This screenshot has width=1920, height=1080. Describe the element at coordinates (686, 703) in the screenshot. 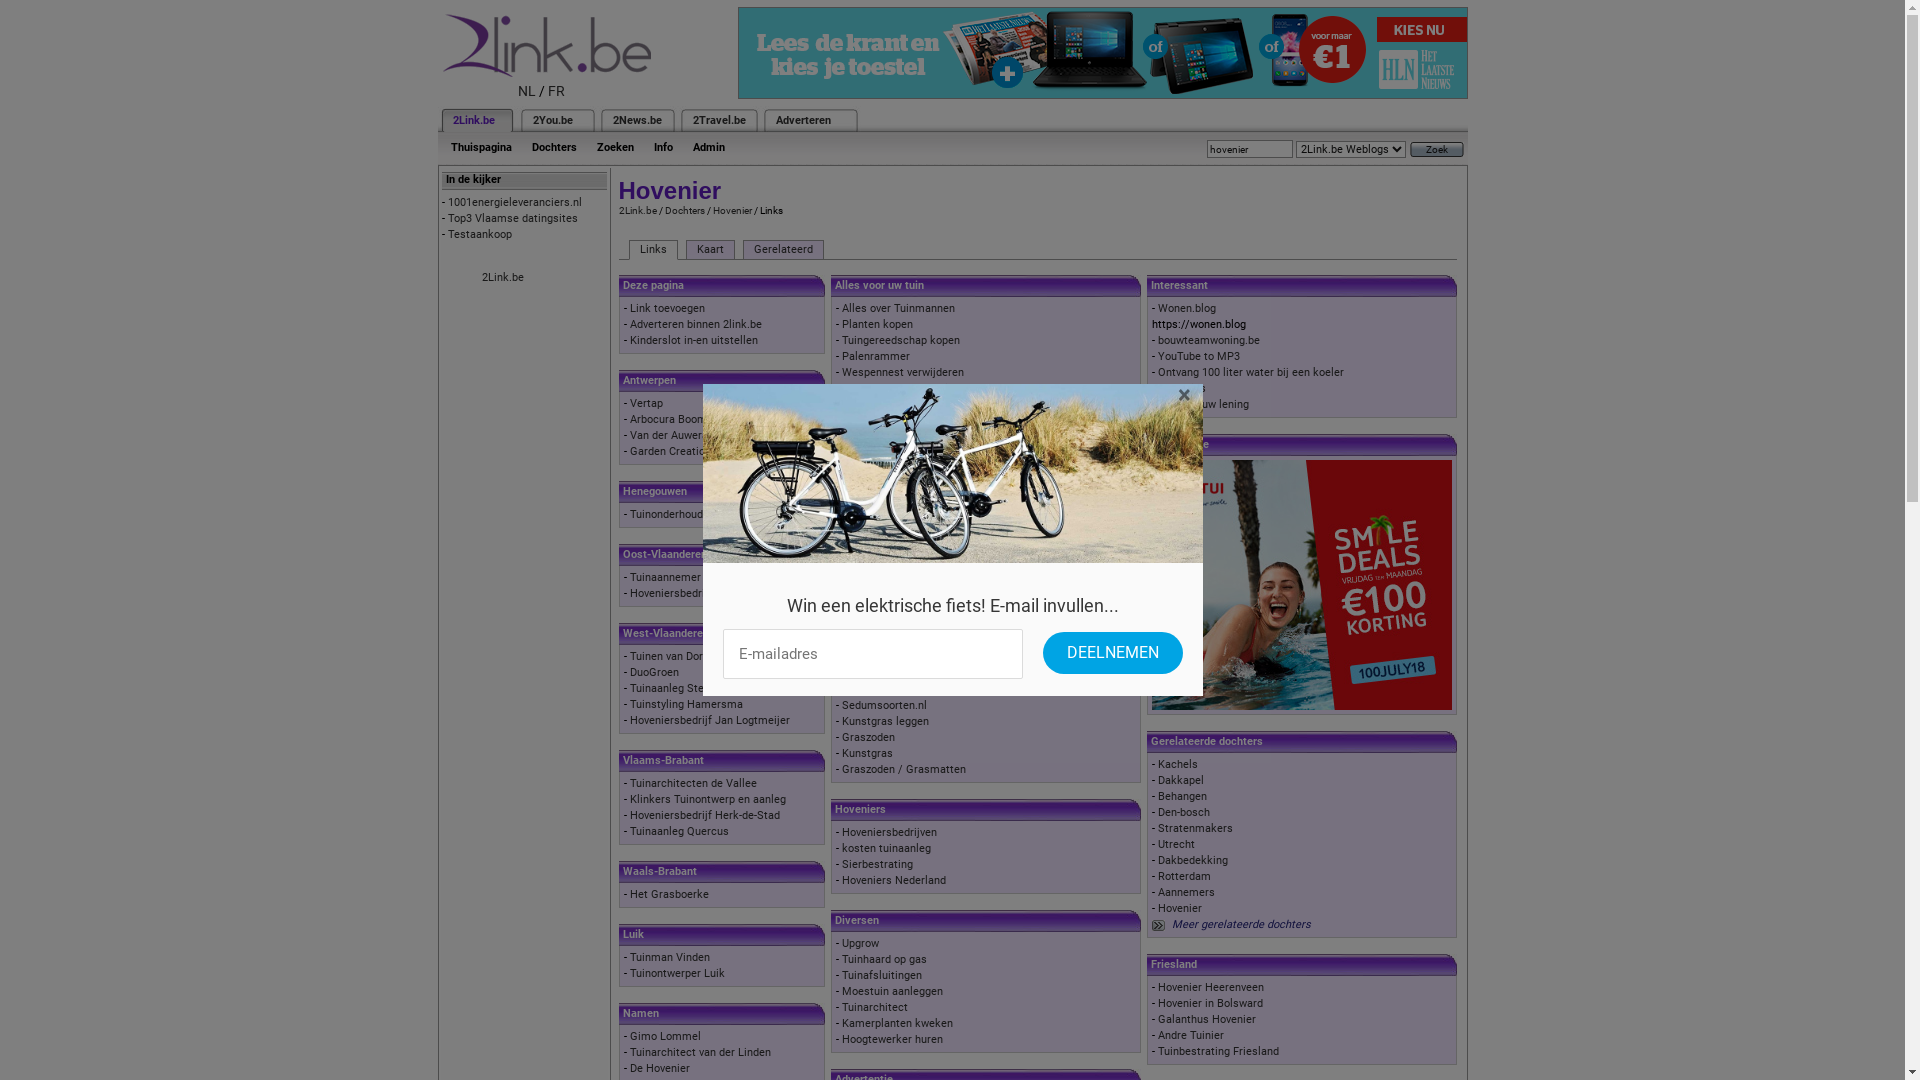

I see `'Tuinstyling Hamersma'` at that location.